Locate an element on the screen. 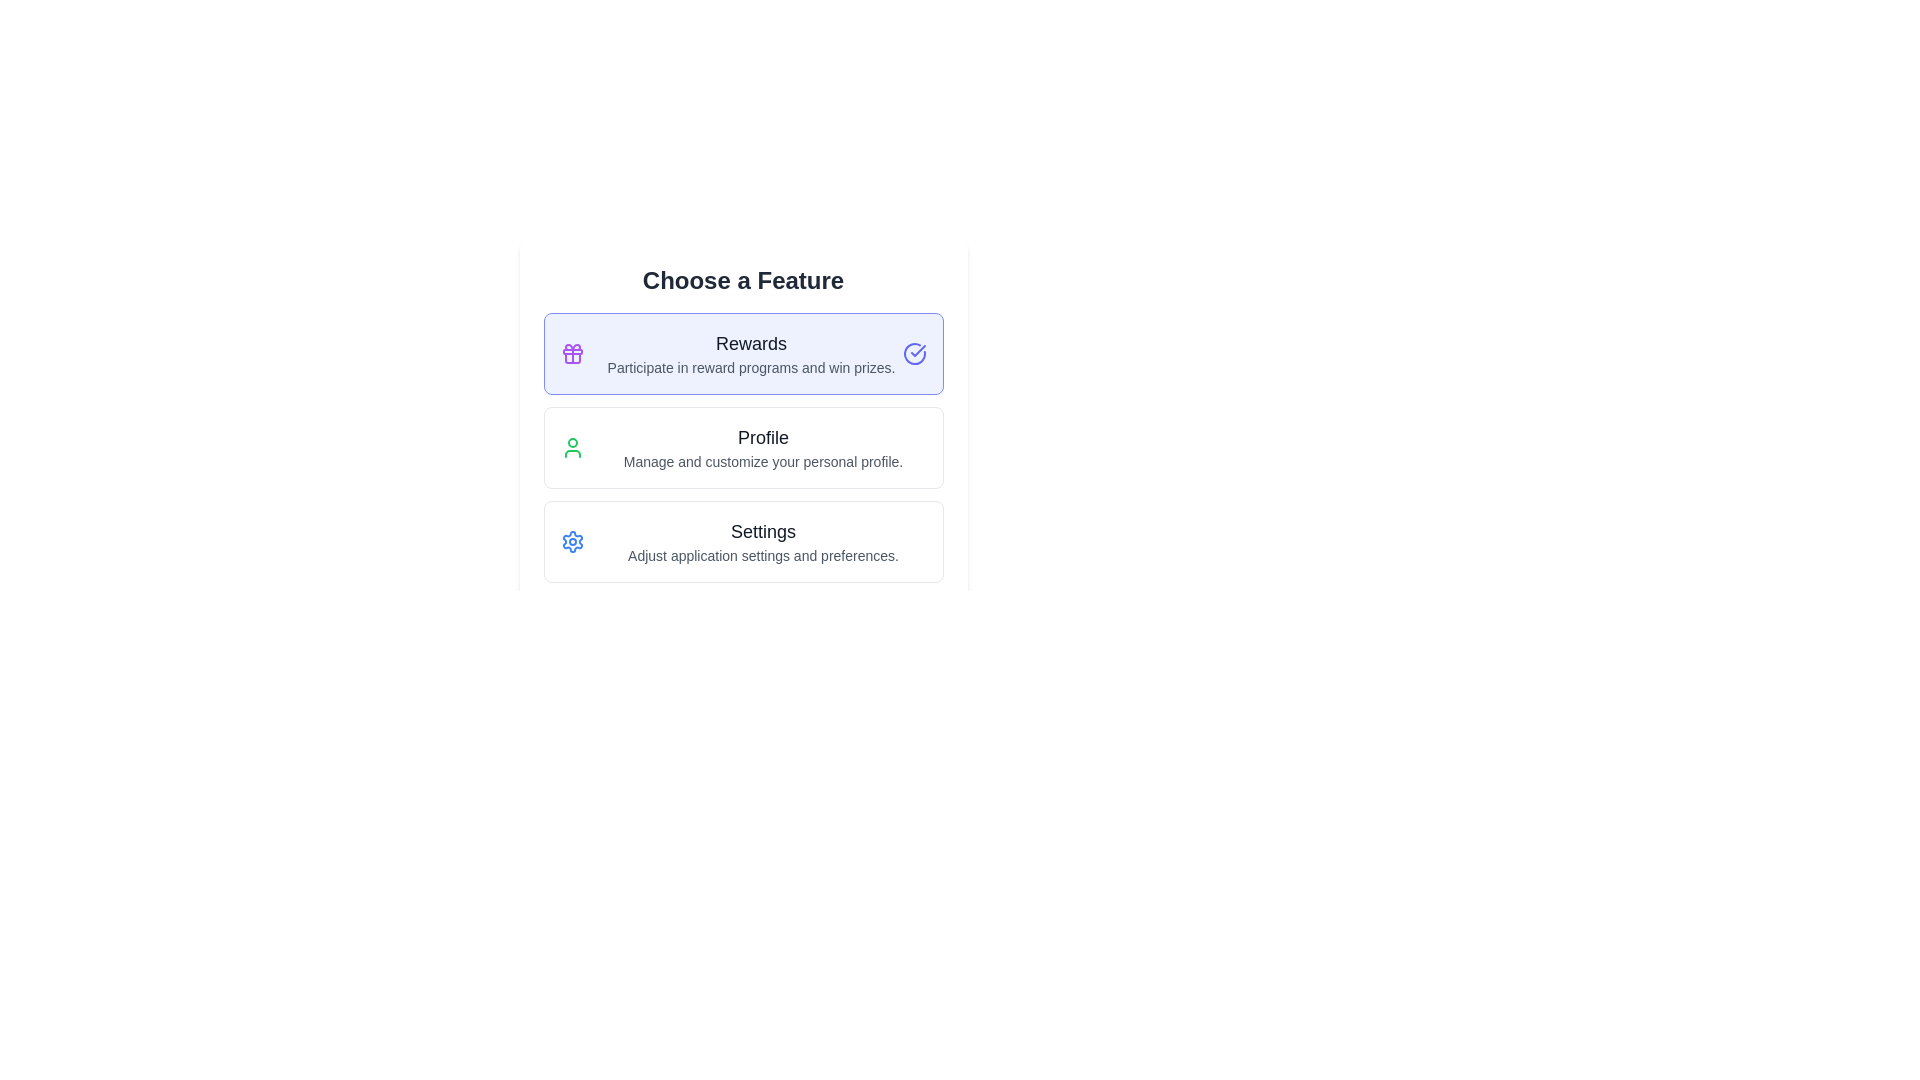  the profile management button located below the 'Rewards' section and above the 'Settings' section in the 'Choose a Feature' list is located at coordinates (742, 423).